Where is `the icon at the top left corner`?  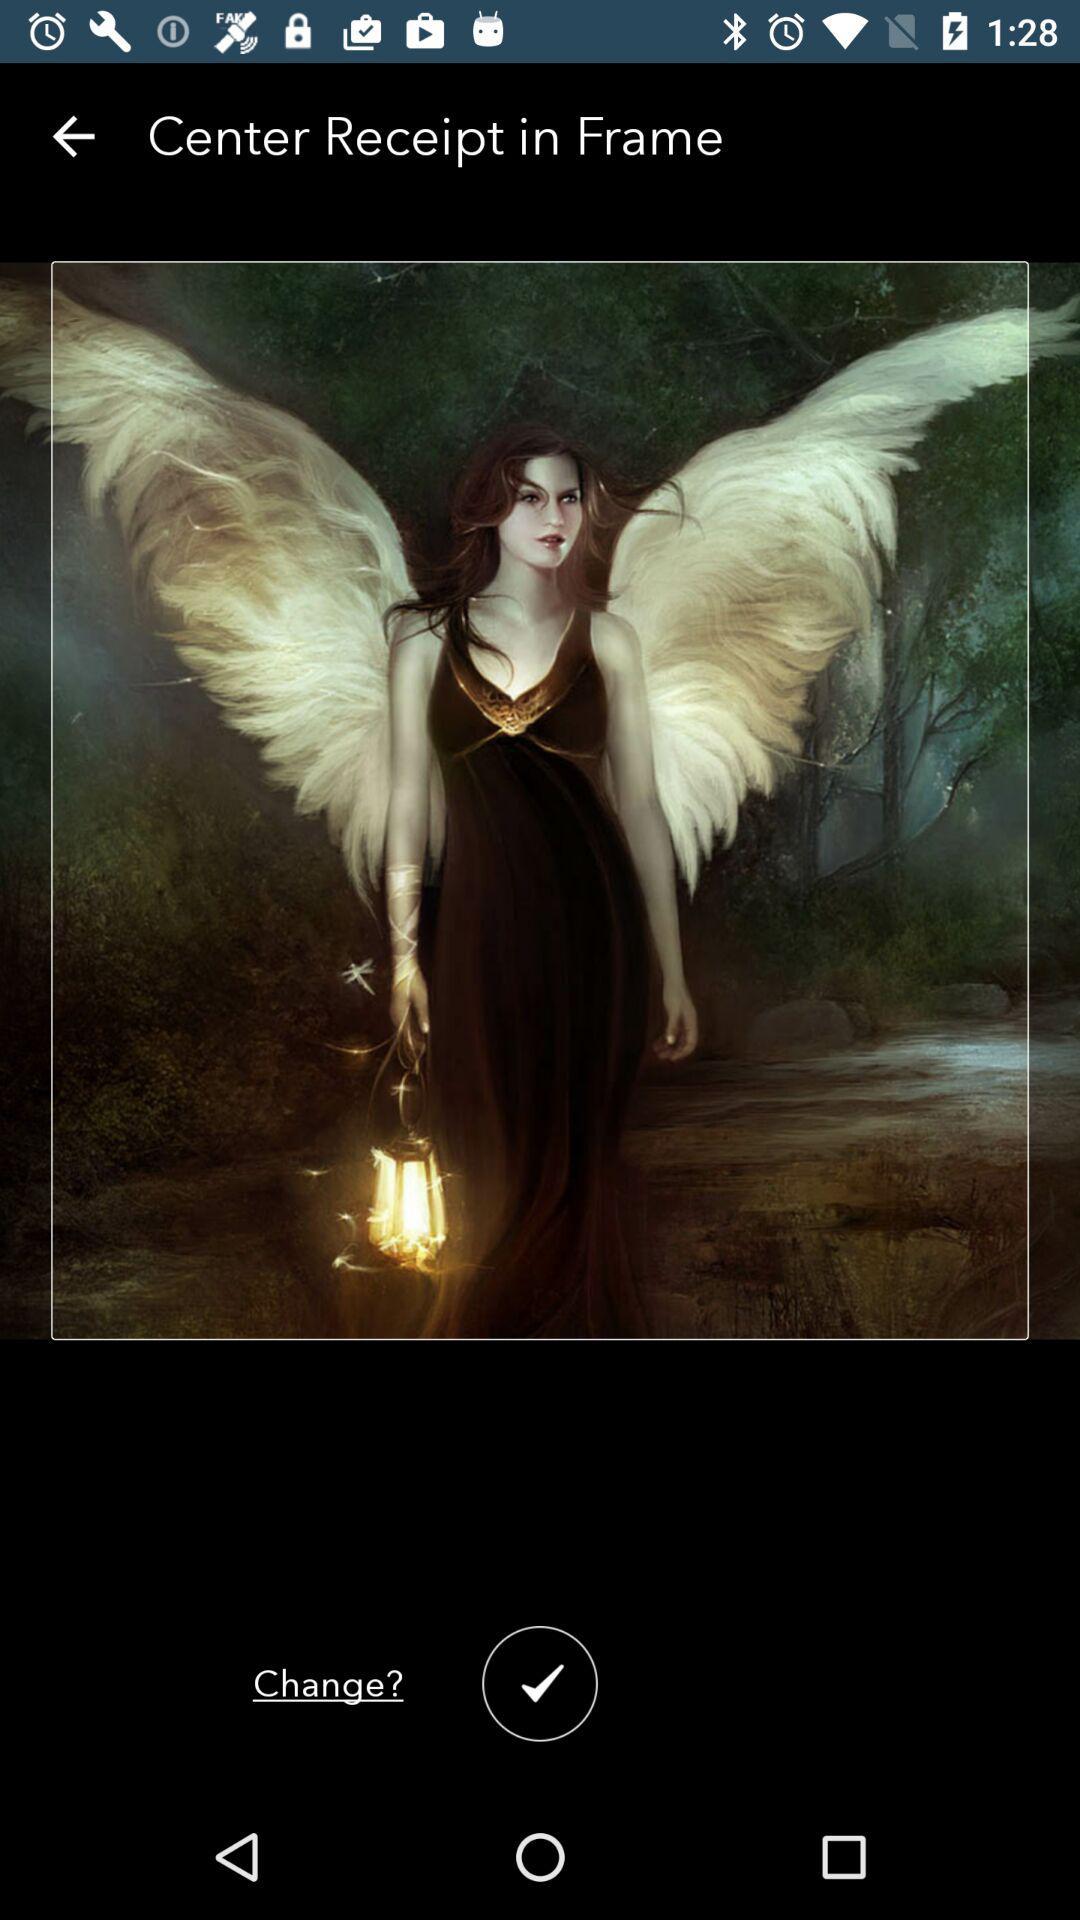 the icon at the top left corner is located at coordinates (72, 135).